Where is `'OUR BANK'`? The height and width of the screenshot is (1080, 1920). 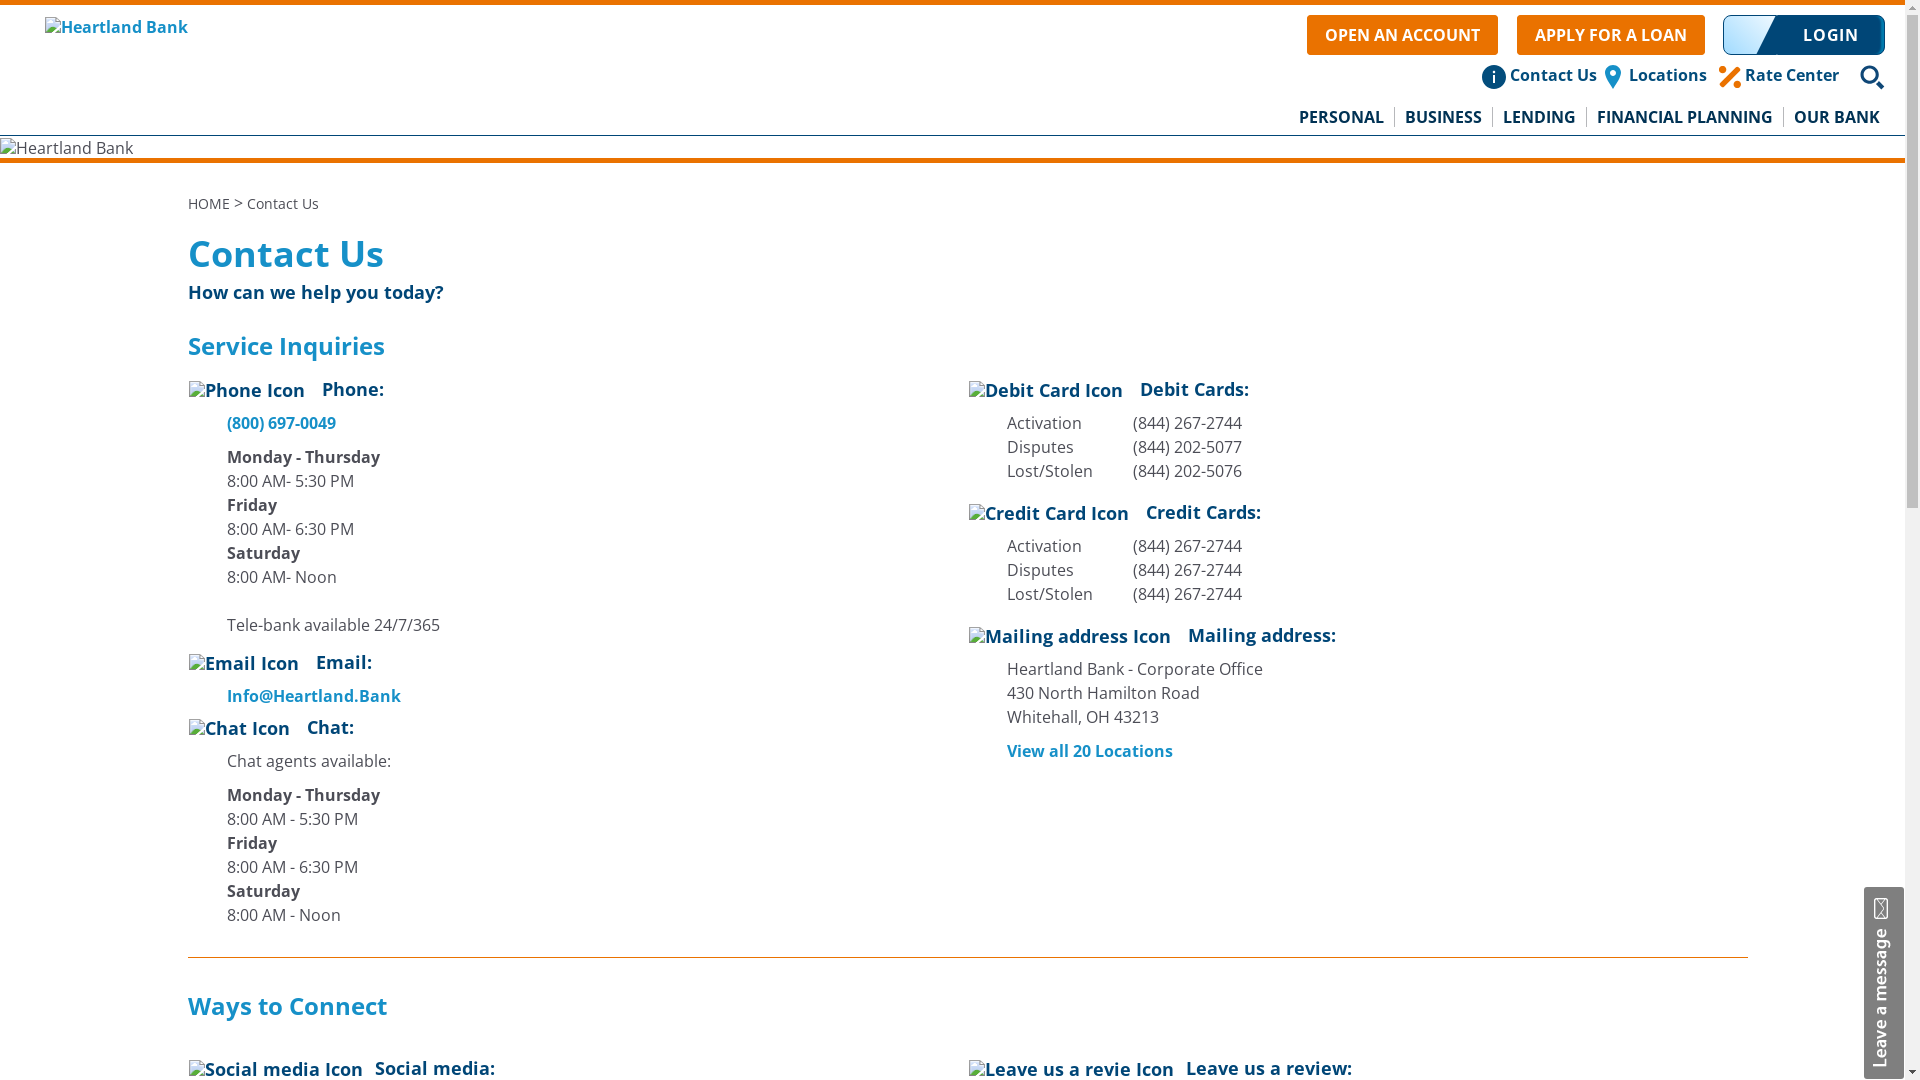 'OUR BANK' is located at coordinates (1837, 116).